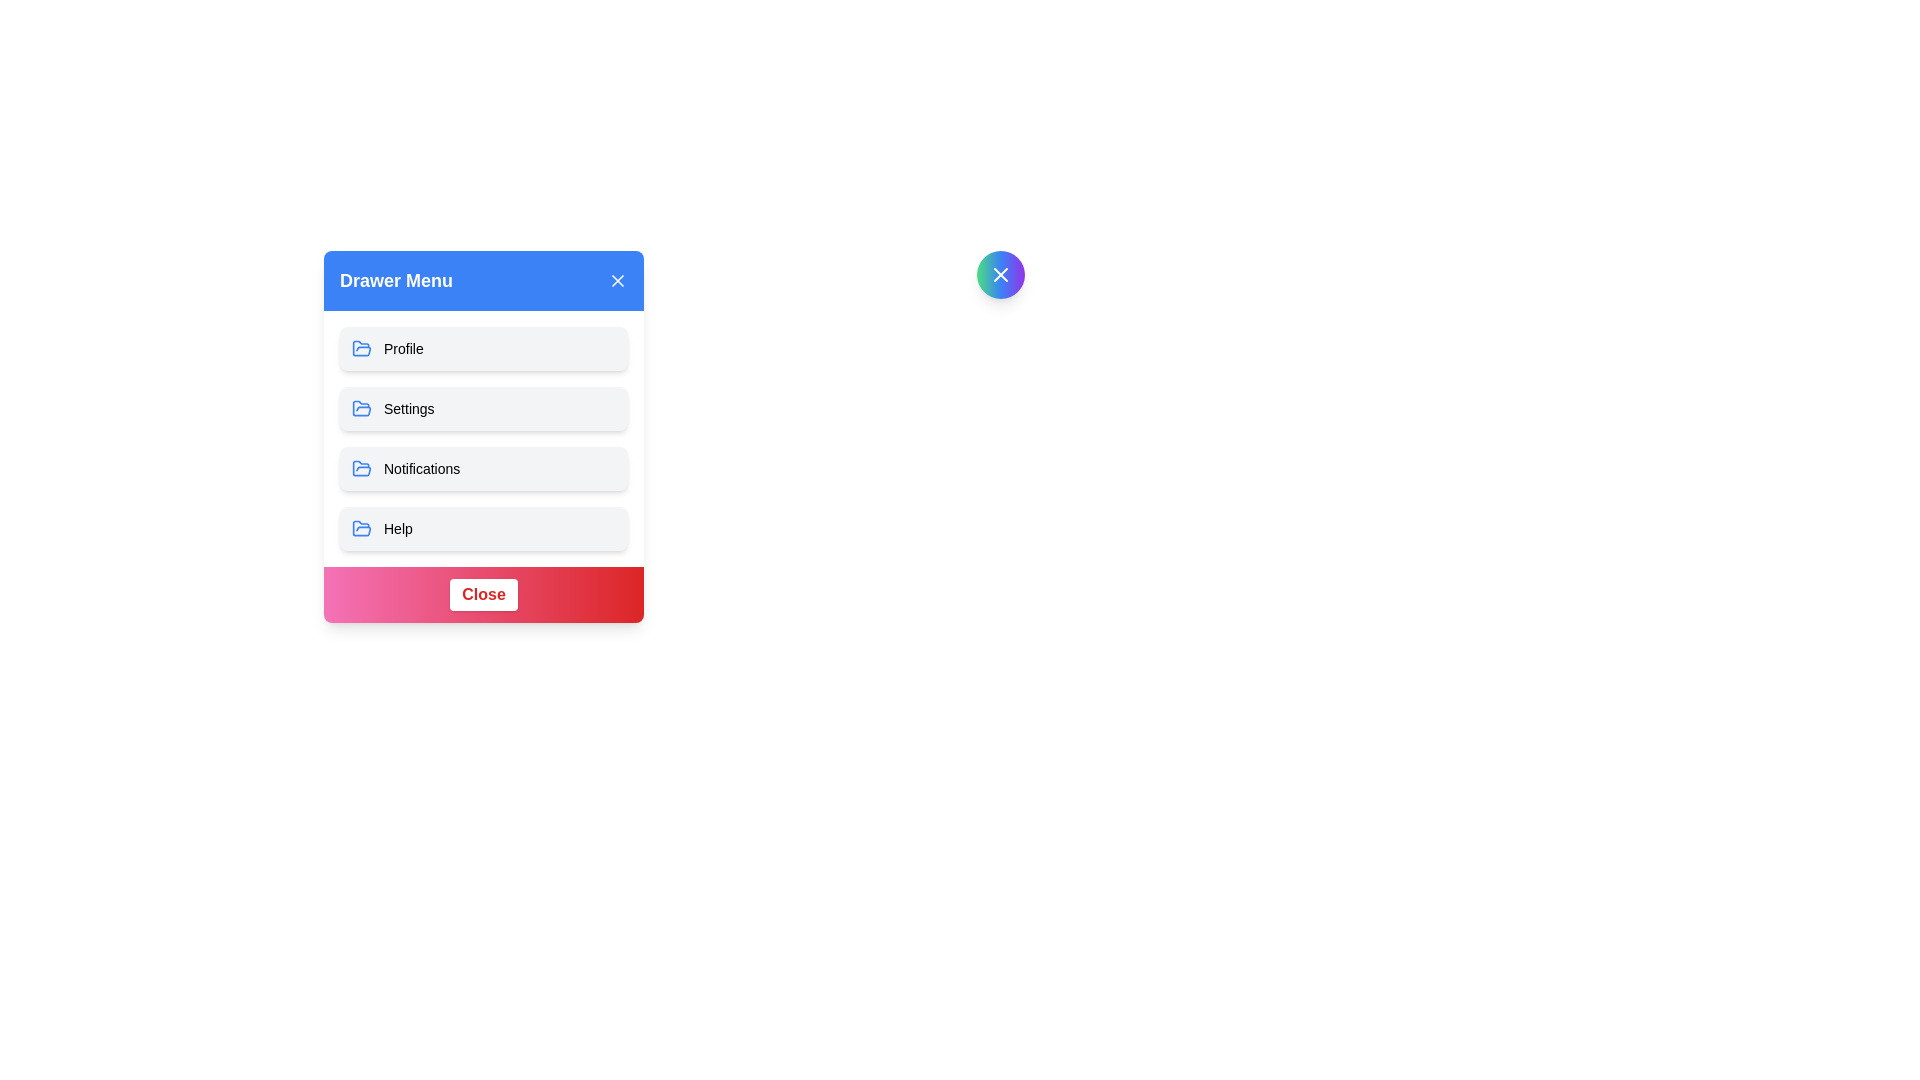 The height and width of the screenshot is (1080, 1920). What do you see at coordinates (484, 407) in the screenshot?
I see `the 'Settings' button in the drawer menu, which is the second item below 'Profile' and above 'Notifications'` at bounding box center [484, 407].